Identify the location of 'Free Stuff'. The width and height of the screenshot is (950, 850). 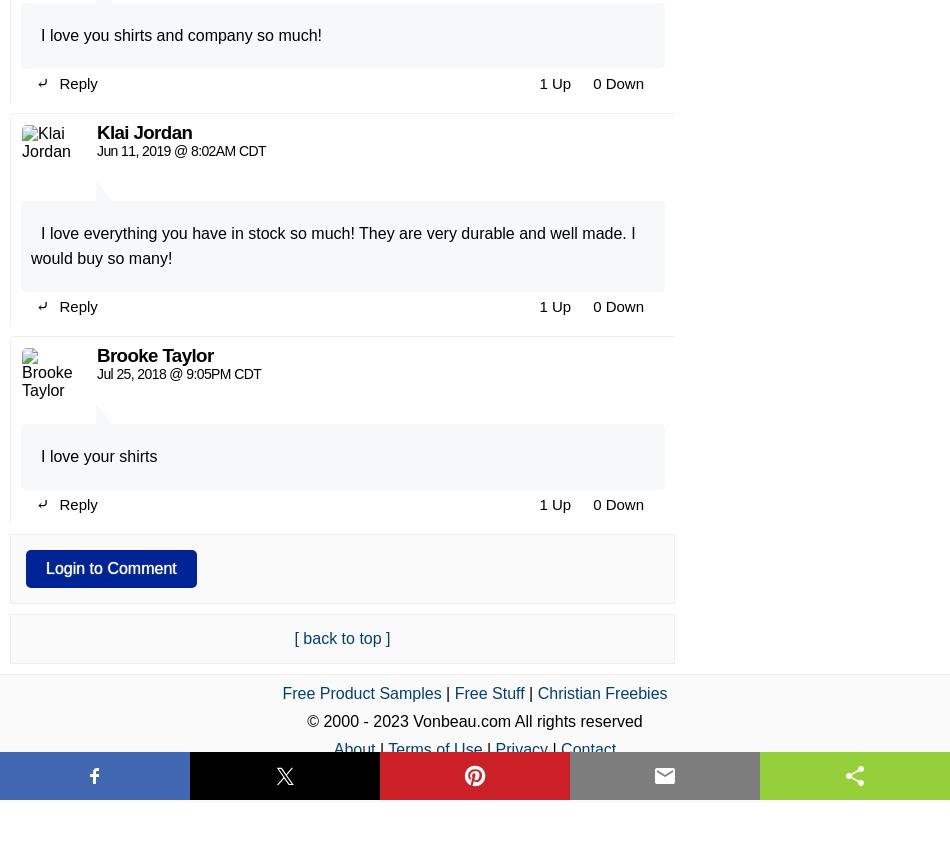
(488, 191).